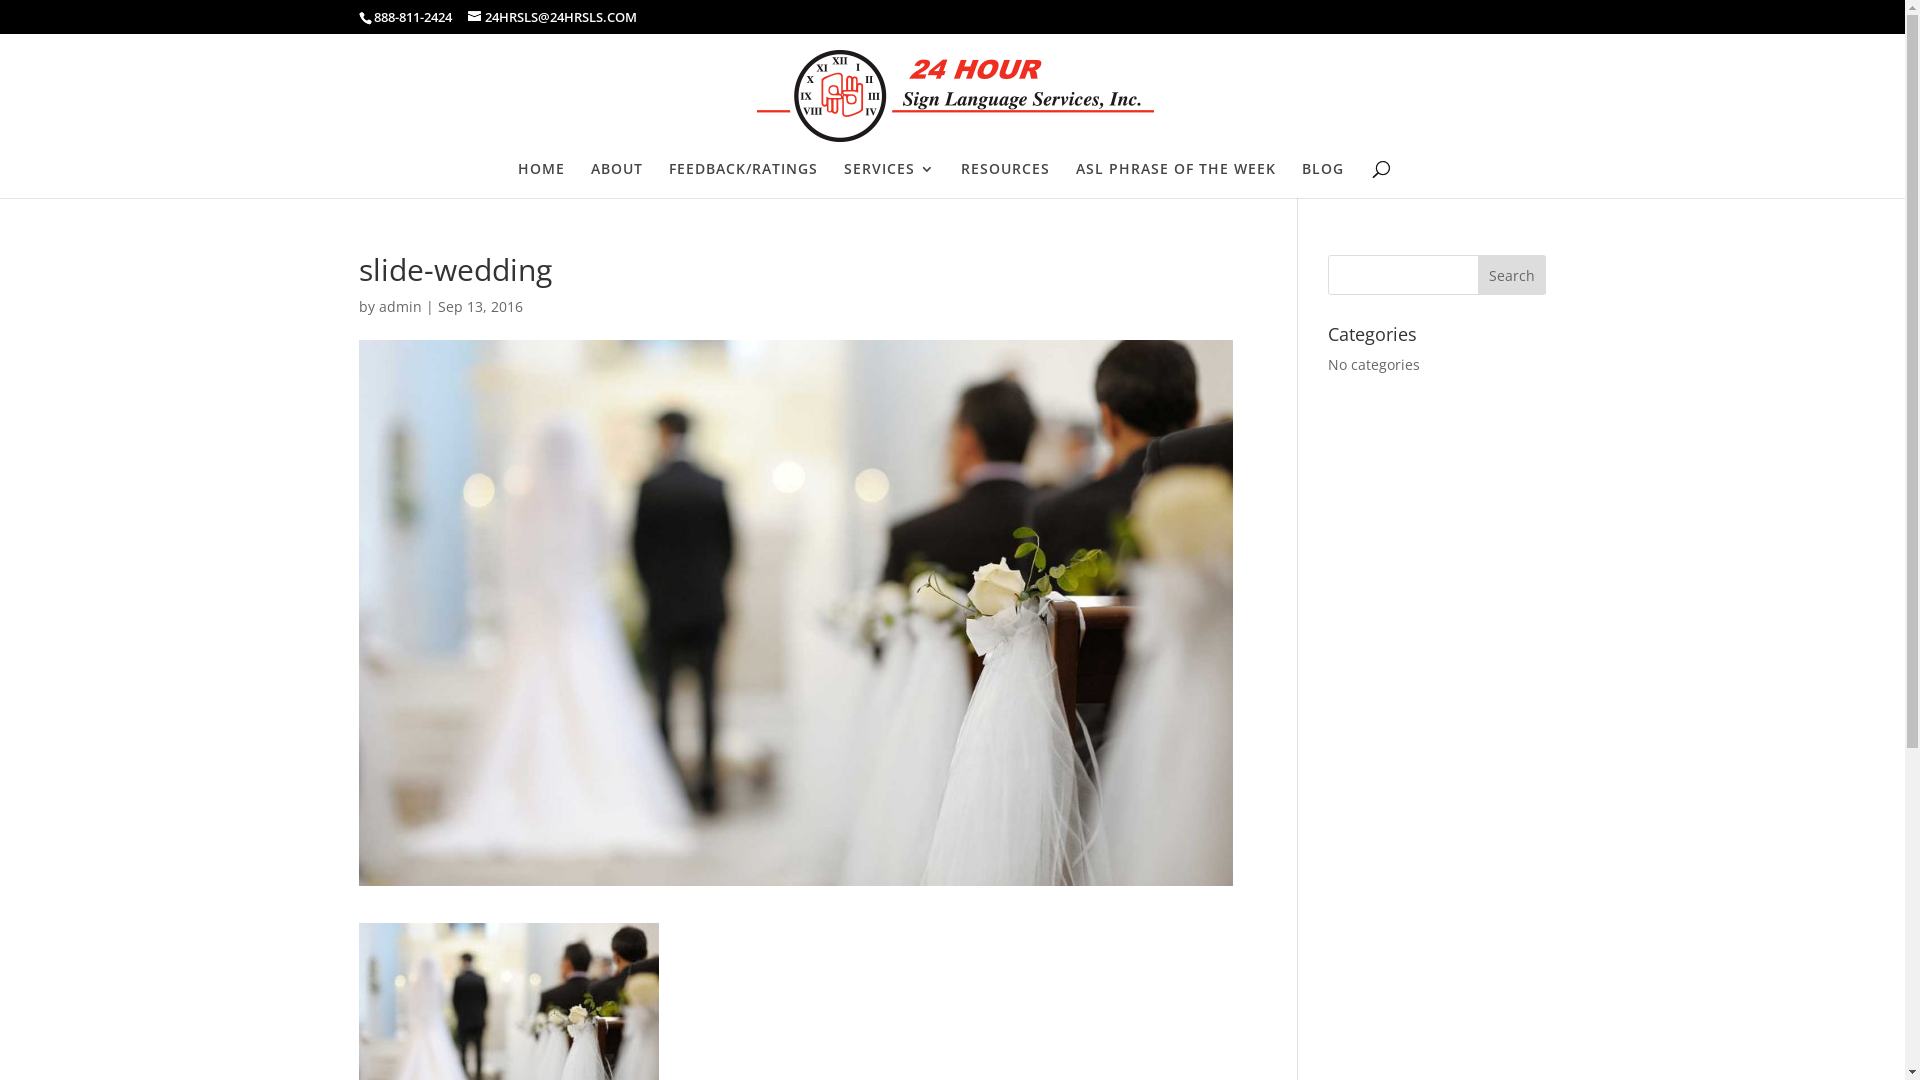  What do you see at coordinates (1512, 274) in the screenshot?
I see `'Search'` at bounding box center [1512, 274].